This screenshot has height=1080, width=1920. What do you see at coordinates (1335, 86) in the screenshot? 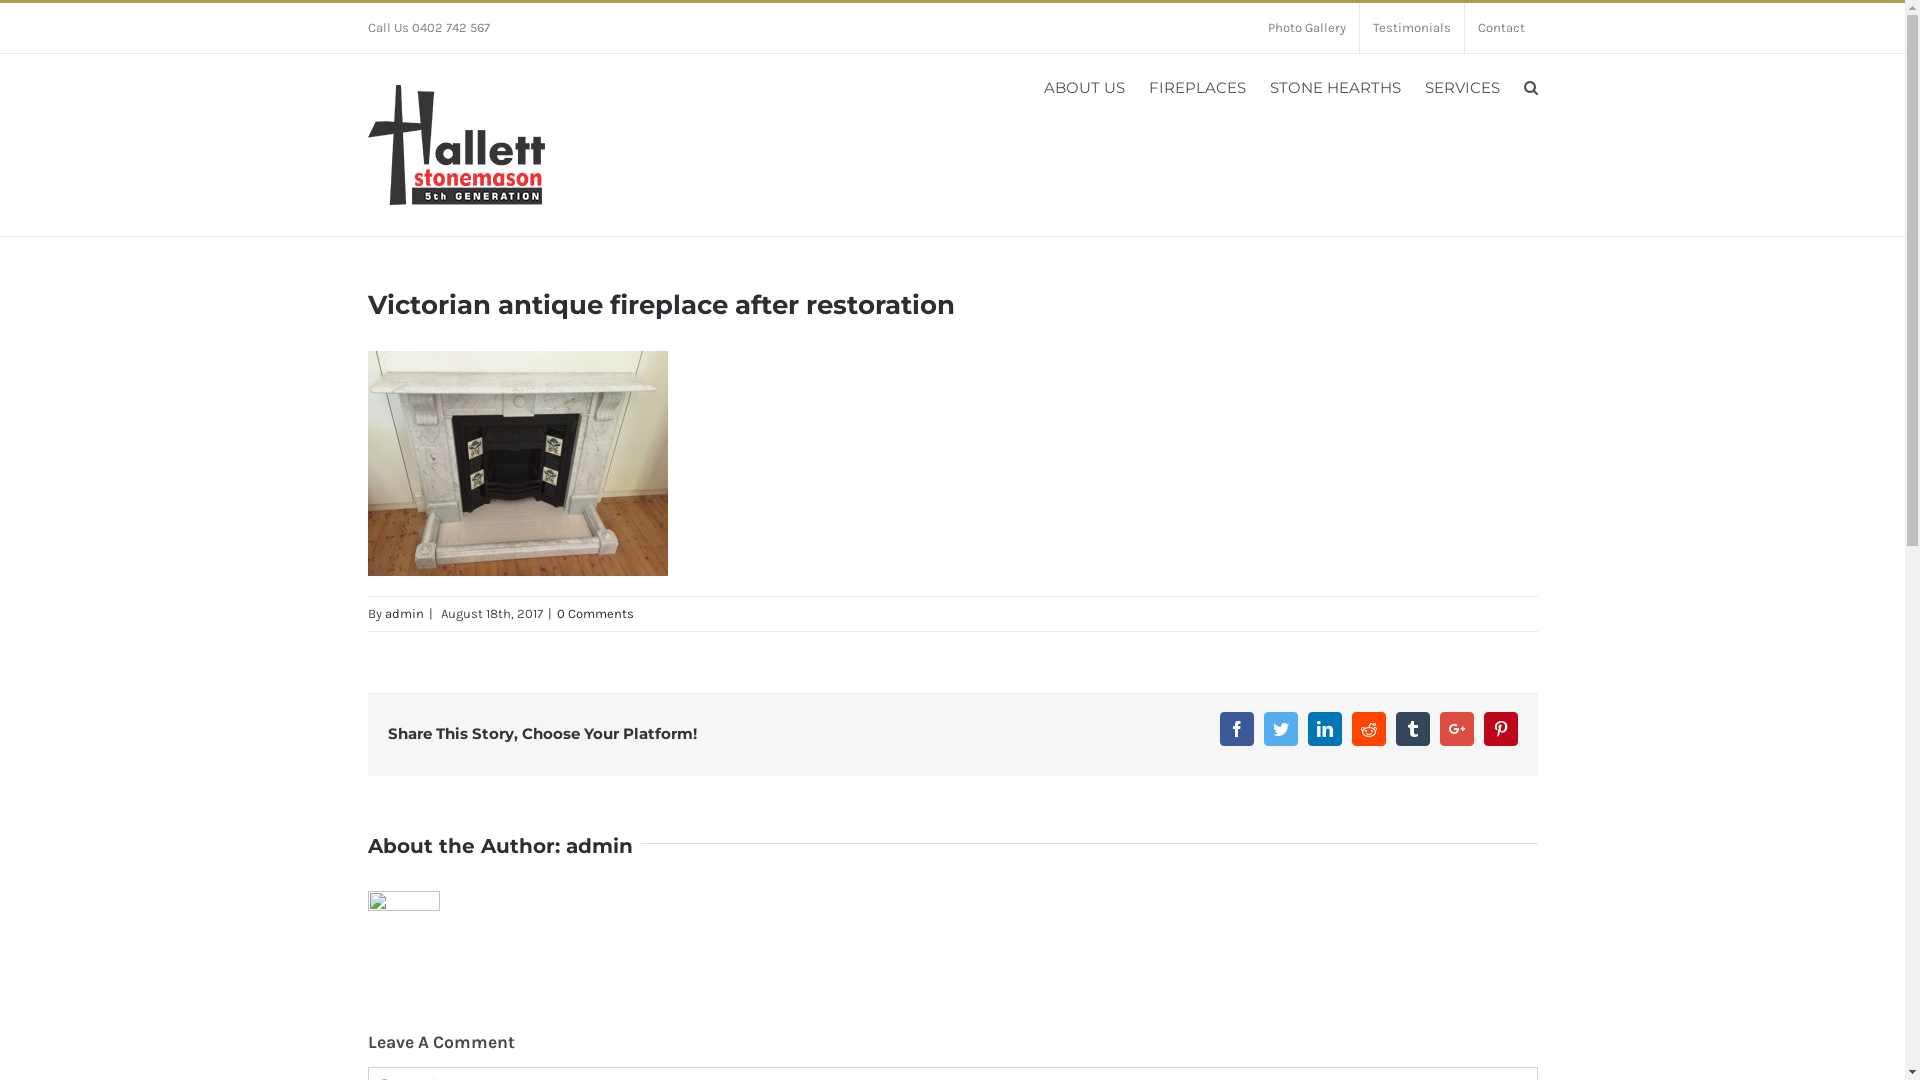
I see `'STONE HEARTHS'` at bounding box center [1335, 86].